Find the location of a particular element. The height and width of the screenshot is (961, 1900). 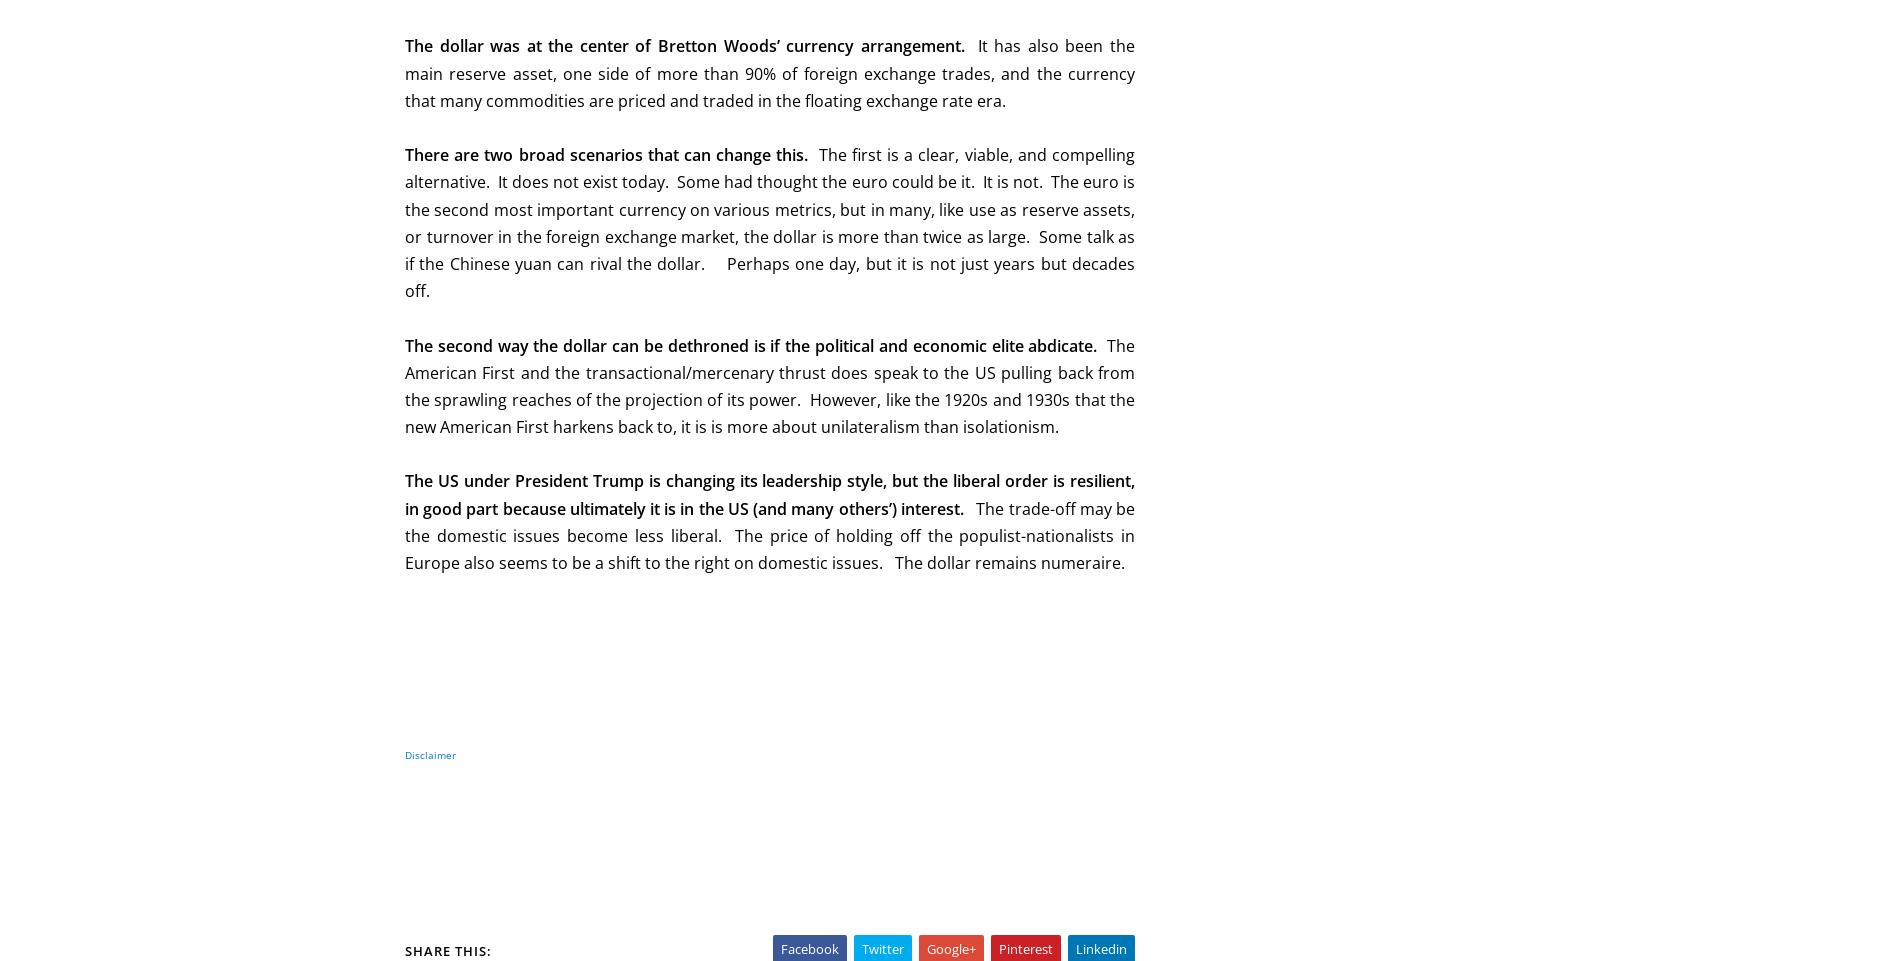

'The first is a clear, viable, and compelling alternative.  It does not exist today.  Some had thought the euro could be it.  It is not.  The euro is the second most important currency on various metrics, but in many, like use as reserve assets, or turnover in the foreign exchange market, the dollar is more than twice as large.  Some talk as if the Chinese yuan can rival the dollar.    Perhaps one day, but it is not just years but decades off.' is located at coordinates (404, 221).